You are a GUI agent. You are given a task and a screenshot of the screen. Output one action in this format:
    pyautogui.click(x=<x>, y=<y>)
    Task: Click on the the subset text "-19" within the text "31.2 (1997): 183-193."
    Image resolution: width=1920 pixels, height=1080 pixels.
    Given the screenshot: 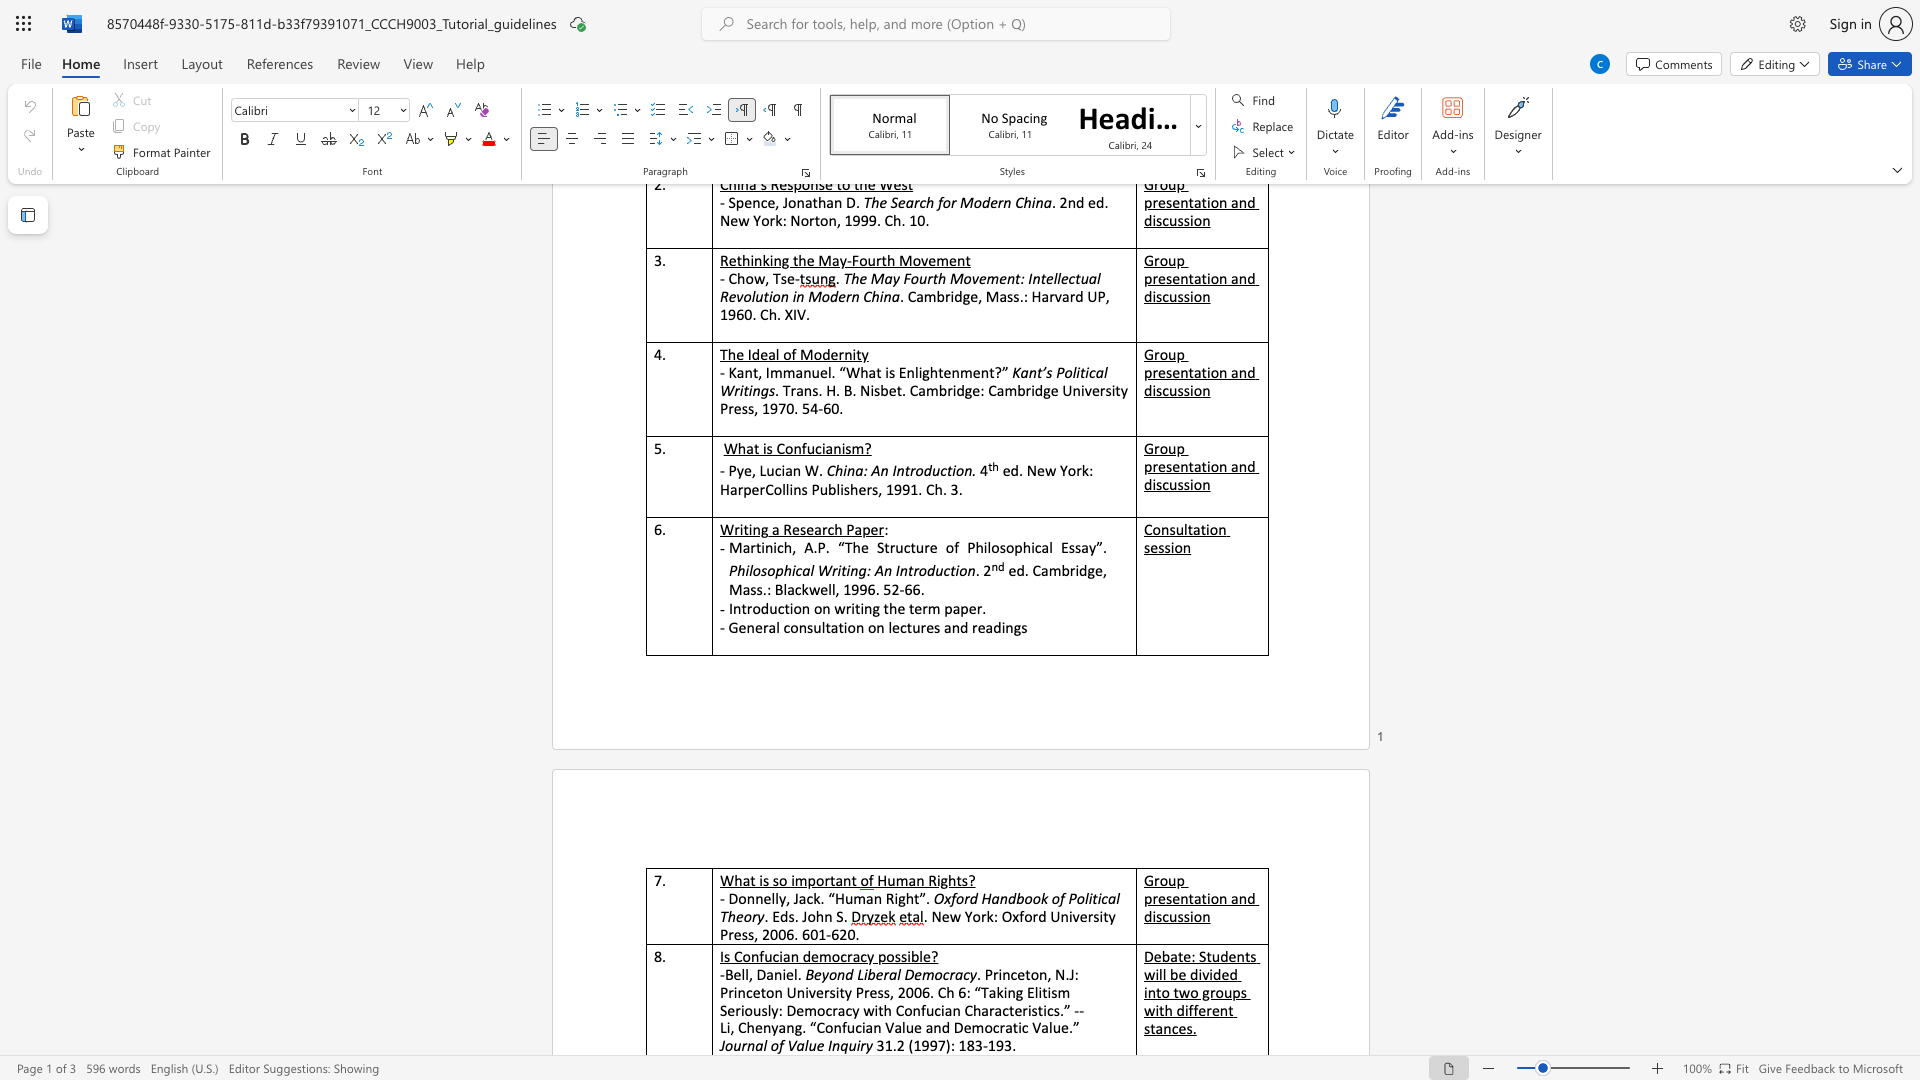 What is the action you would take?
    pyautogui.click(x=982, y=1044)
    